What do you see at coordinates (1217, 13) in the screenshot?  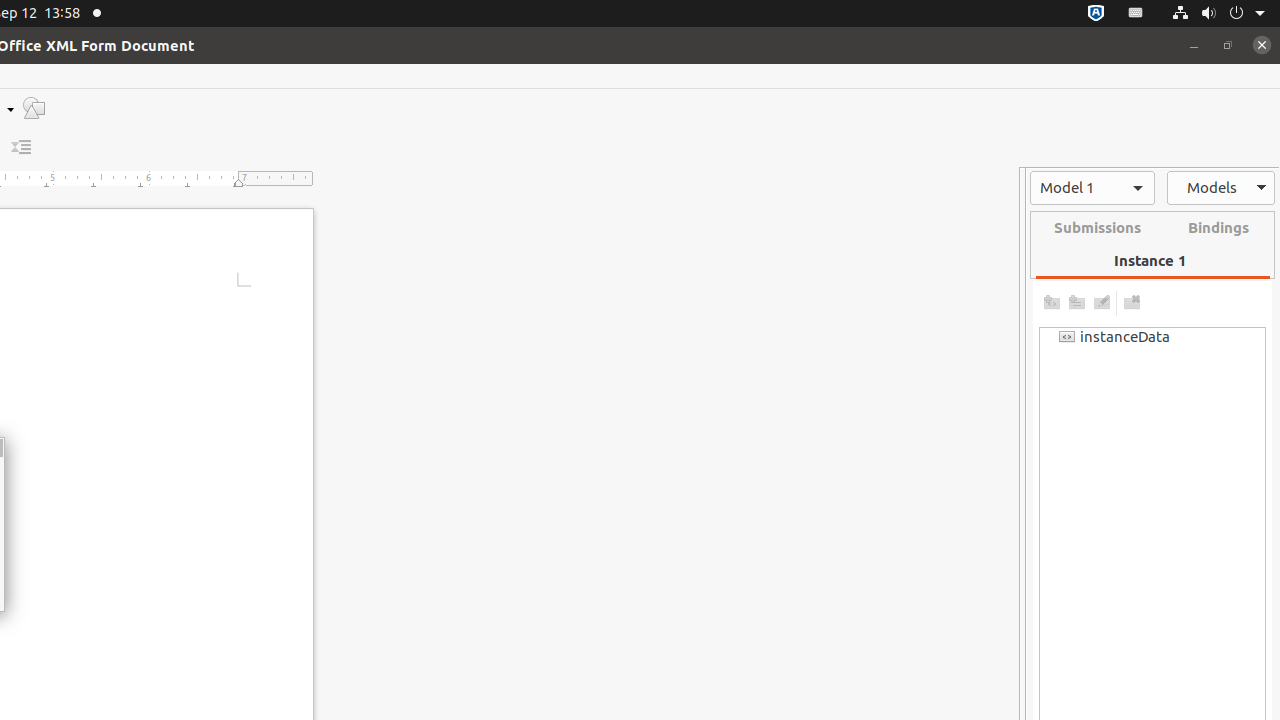 I see `'System'` at bounding box center [1217, 13].